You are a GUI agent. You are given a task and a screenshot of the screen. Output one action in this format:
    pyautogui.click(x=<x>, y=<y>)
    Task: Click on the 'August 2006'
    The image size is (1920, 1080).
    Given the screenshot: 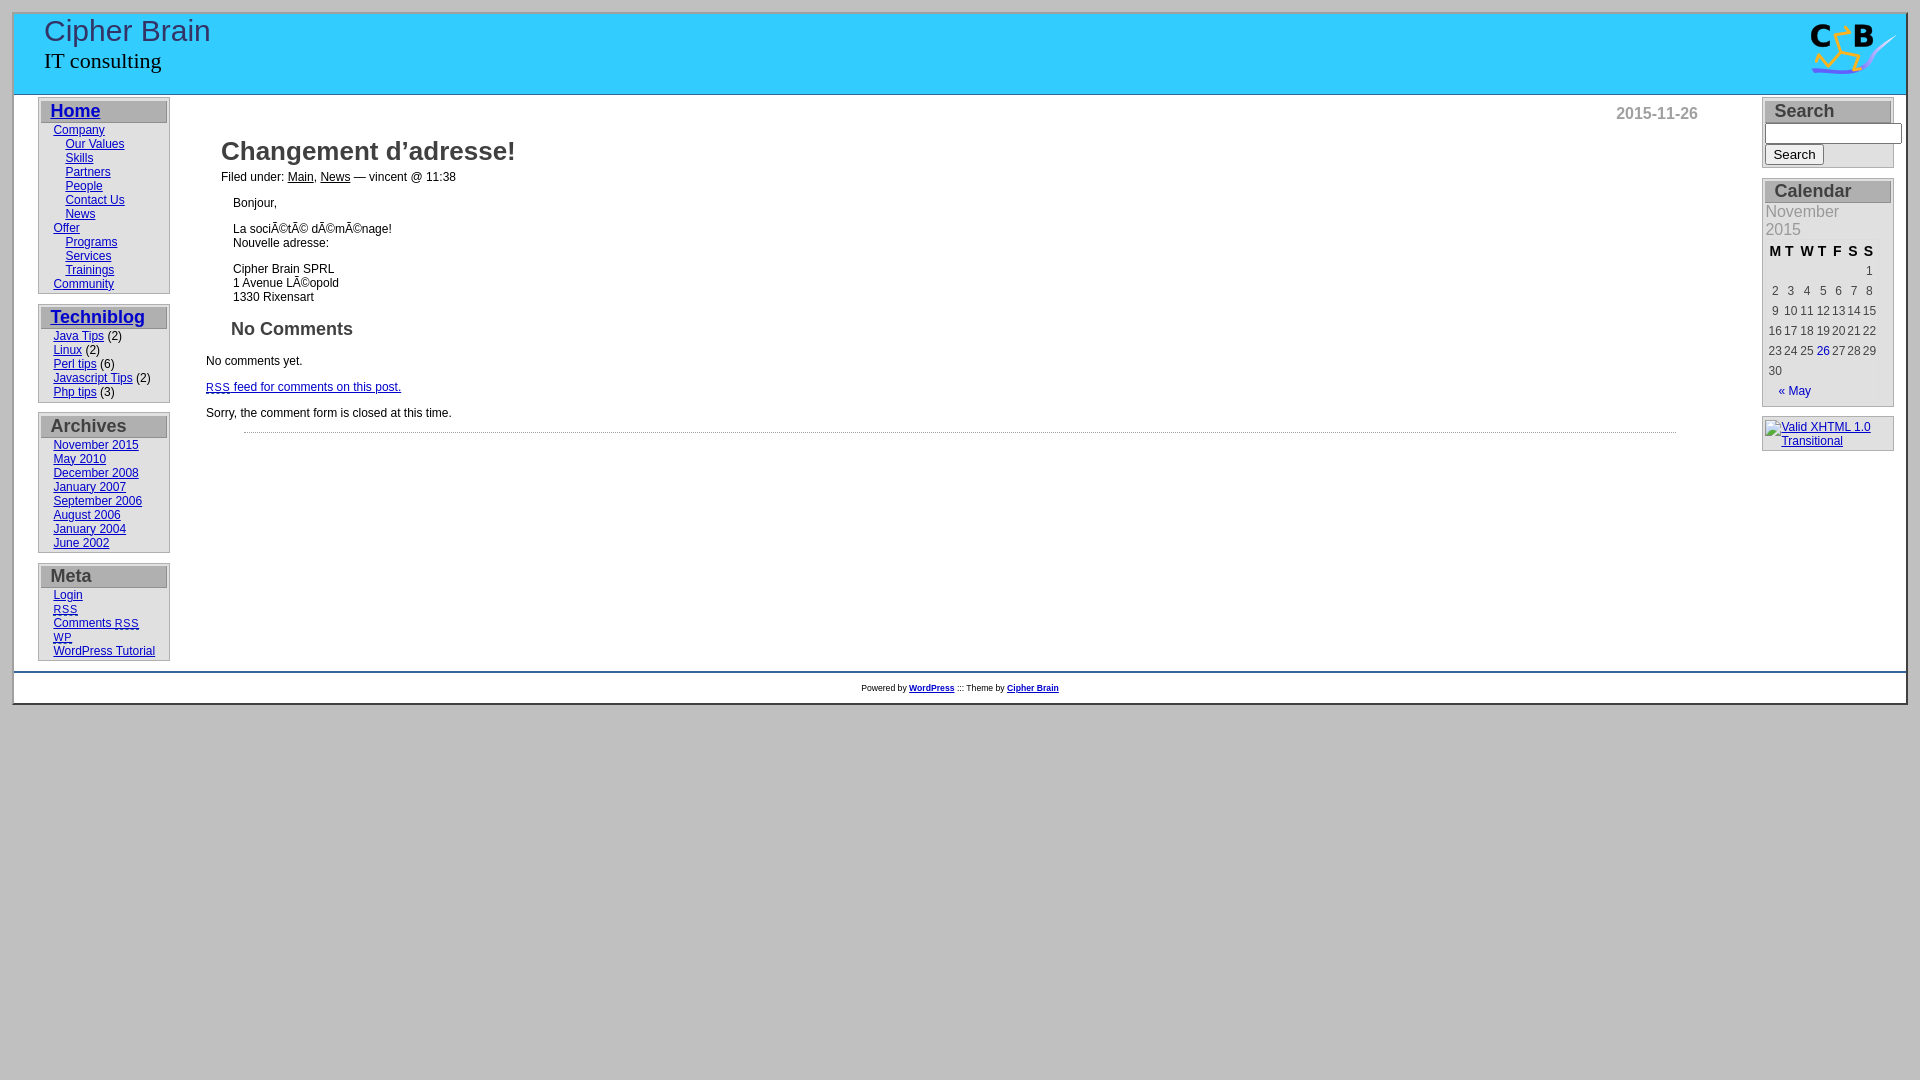 What is the action you would take?
    pyautogui.click(x=85, y=514)
    